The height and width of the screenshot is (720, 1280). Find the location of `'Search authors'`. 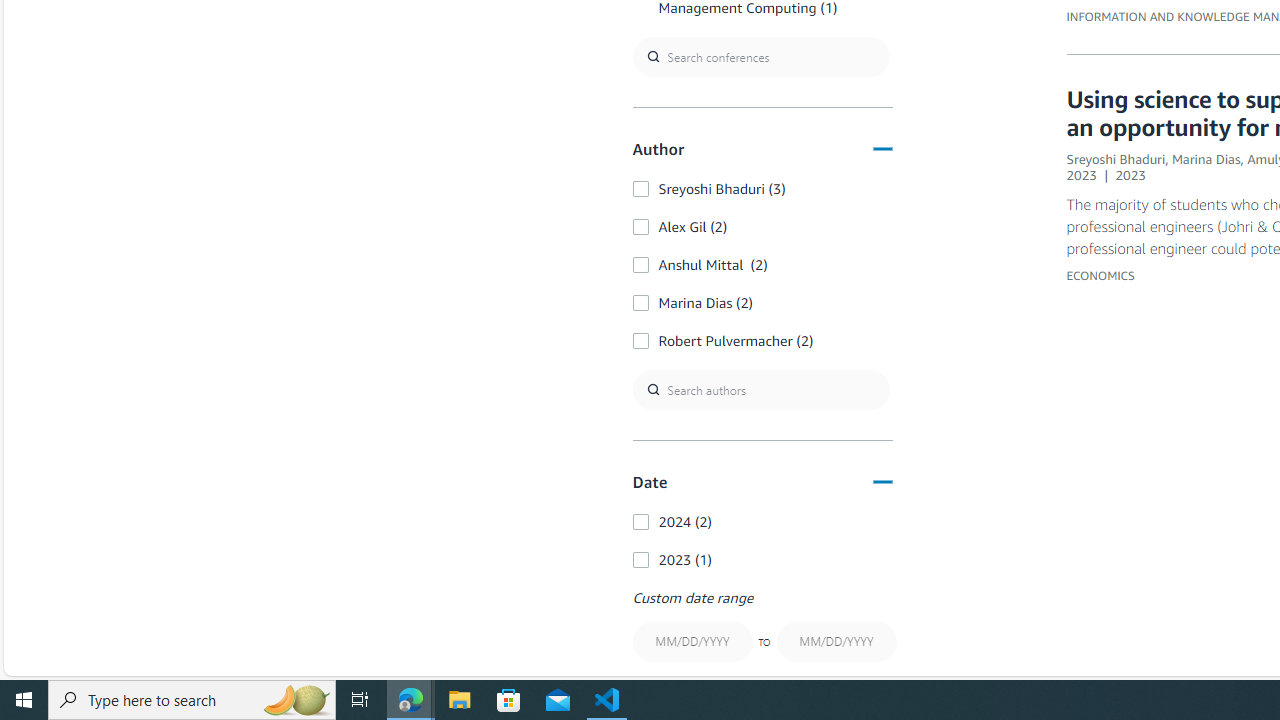

'Search authors' is located at coordinates (759, 390).